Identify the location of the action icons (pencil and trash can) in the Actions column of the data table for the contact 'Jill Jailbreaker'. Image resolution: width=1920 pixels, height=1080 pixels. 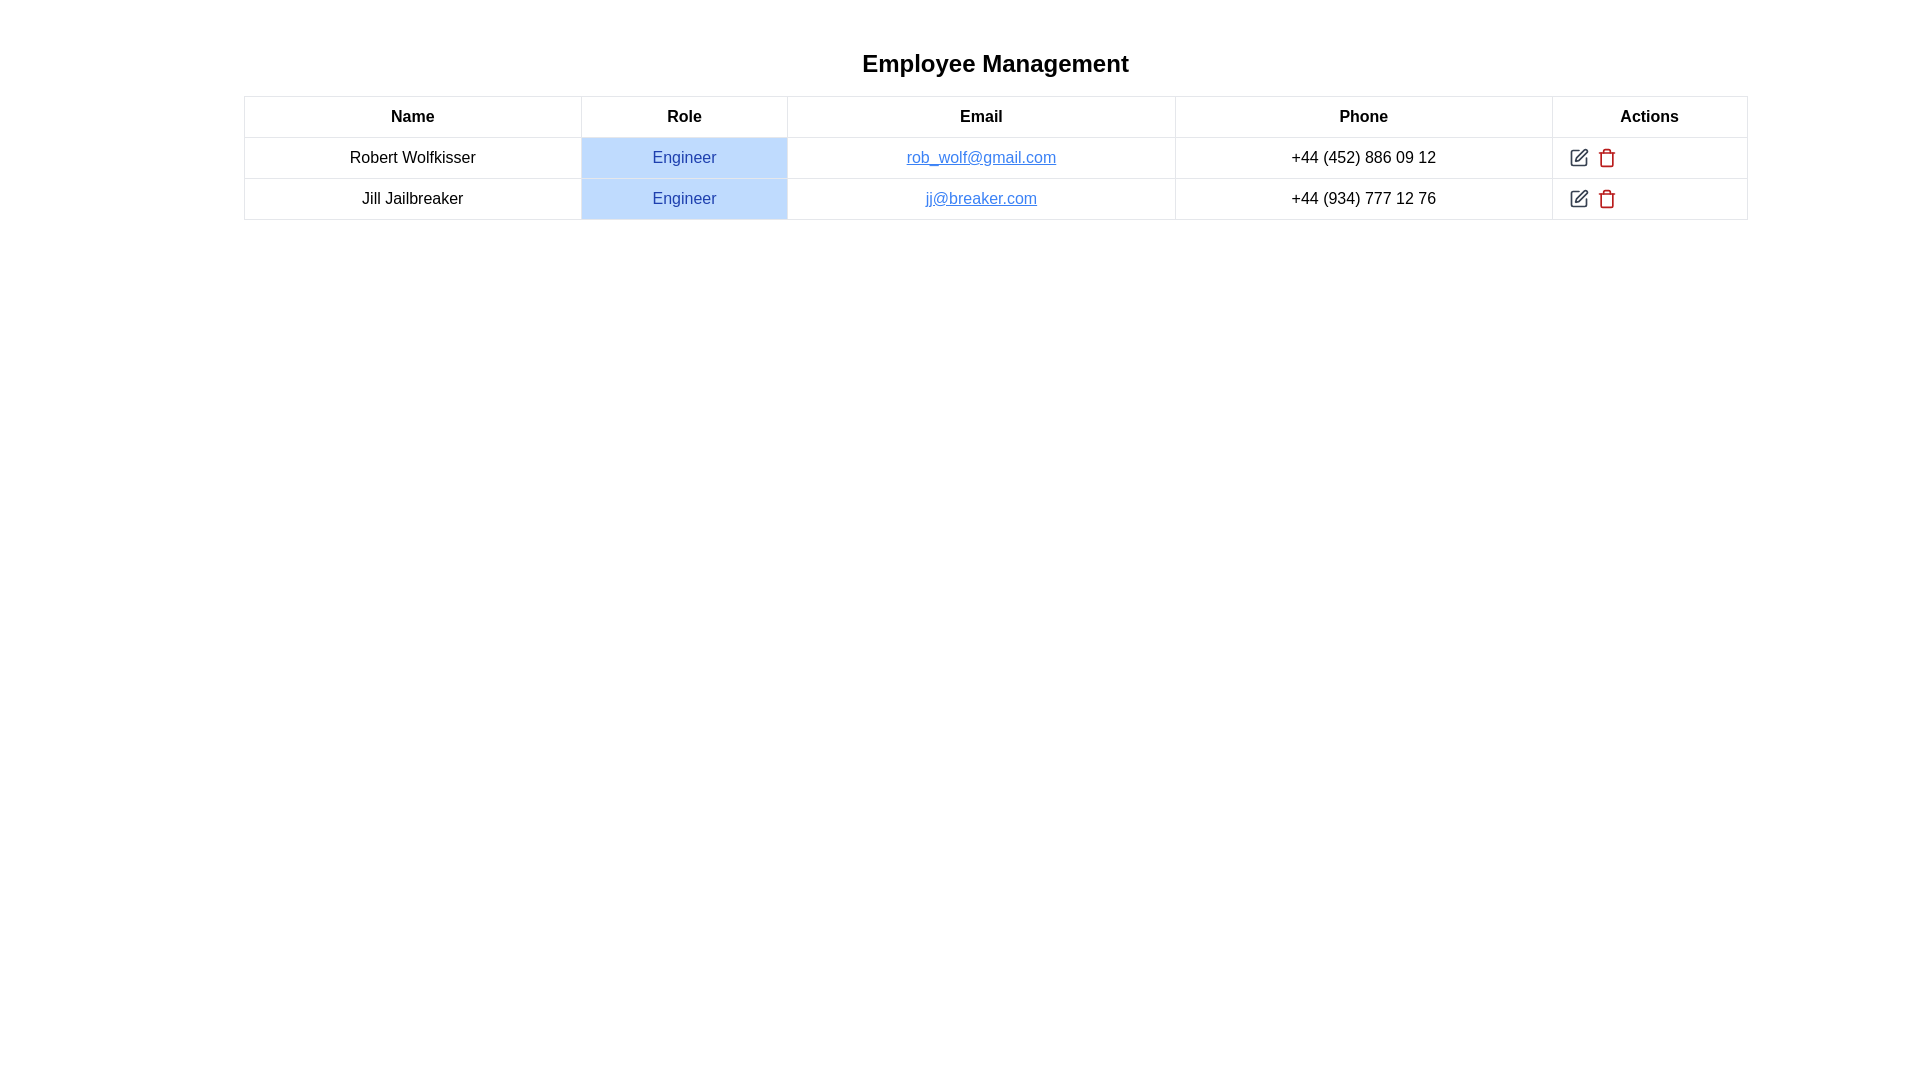
(1649, 199).